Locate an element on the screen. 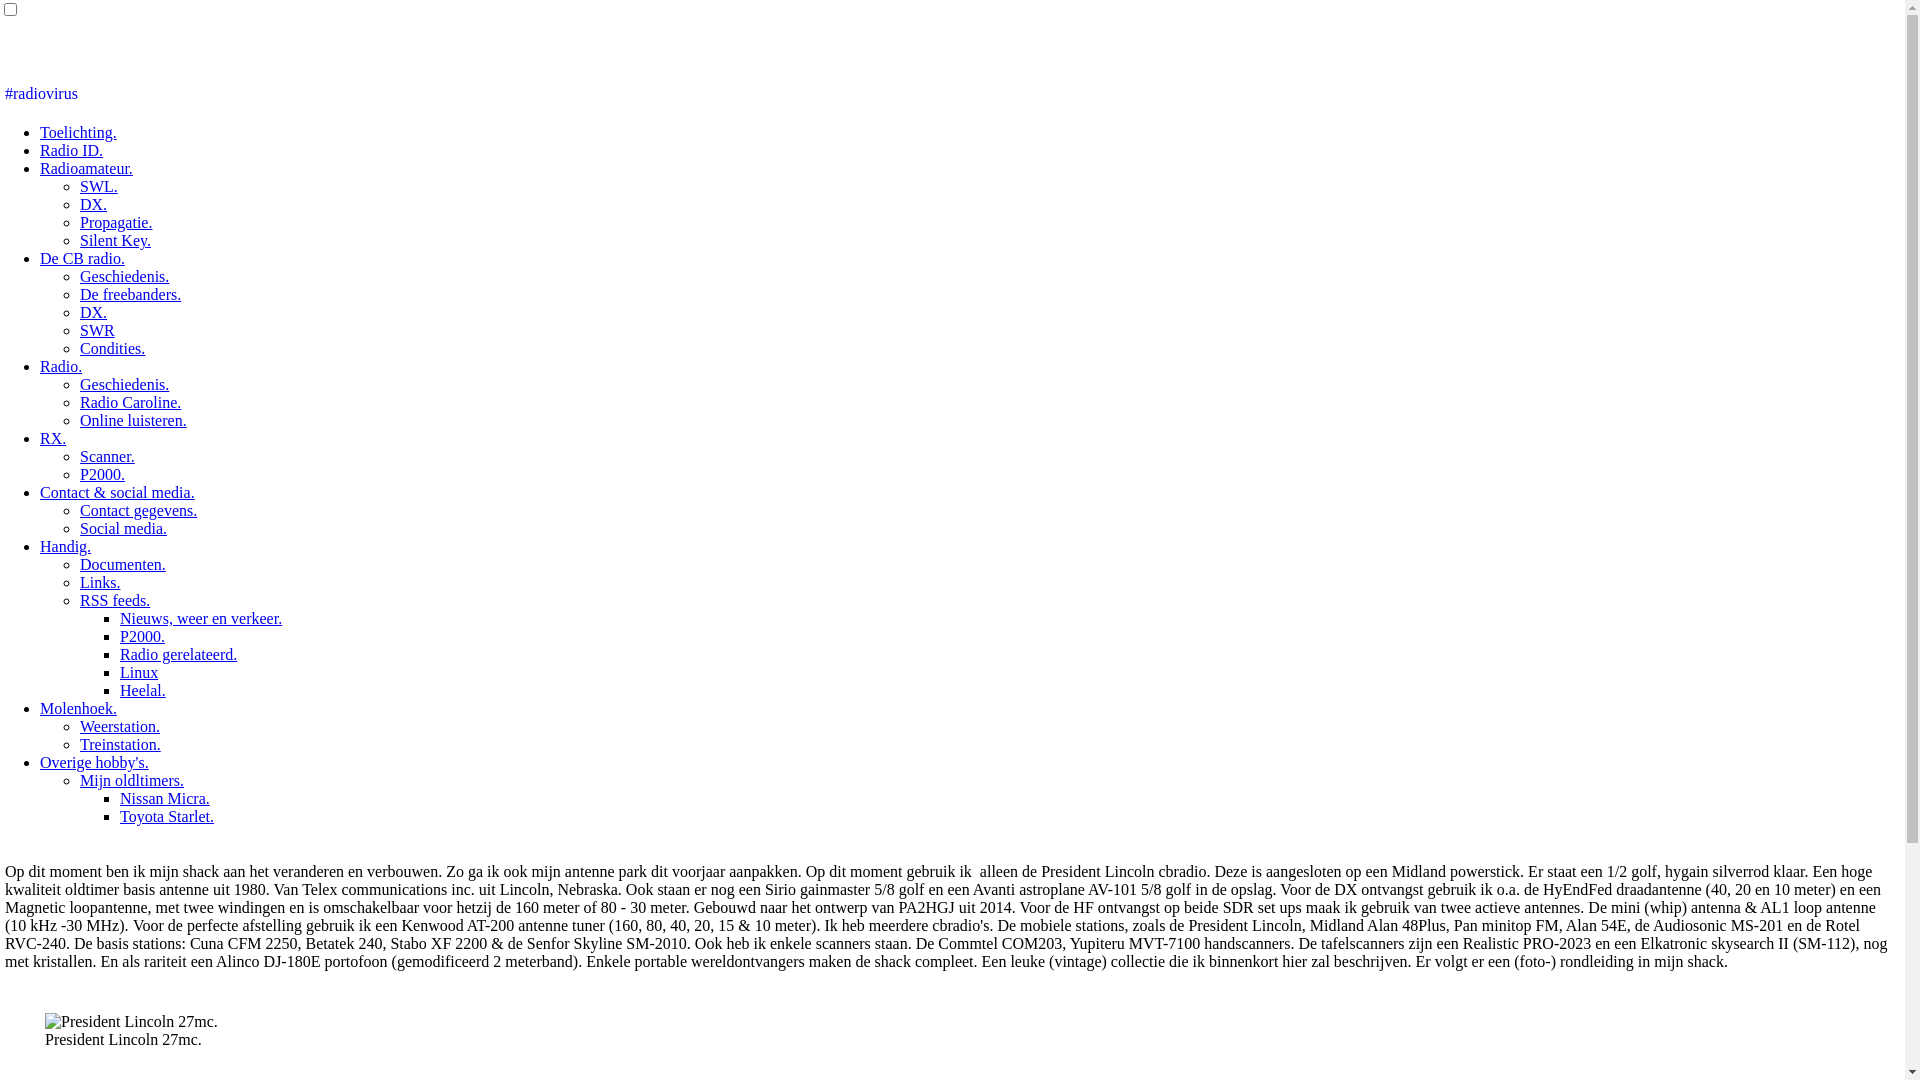 This screenshot has width=1920, height=1080. 'Nissan Micra.' is located at coordinates (164, 797).